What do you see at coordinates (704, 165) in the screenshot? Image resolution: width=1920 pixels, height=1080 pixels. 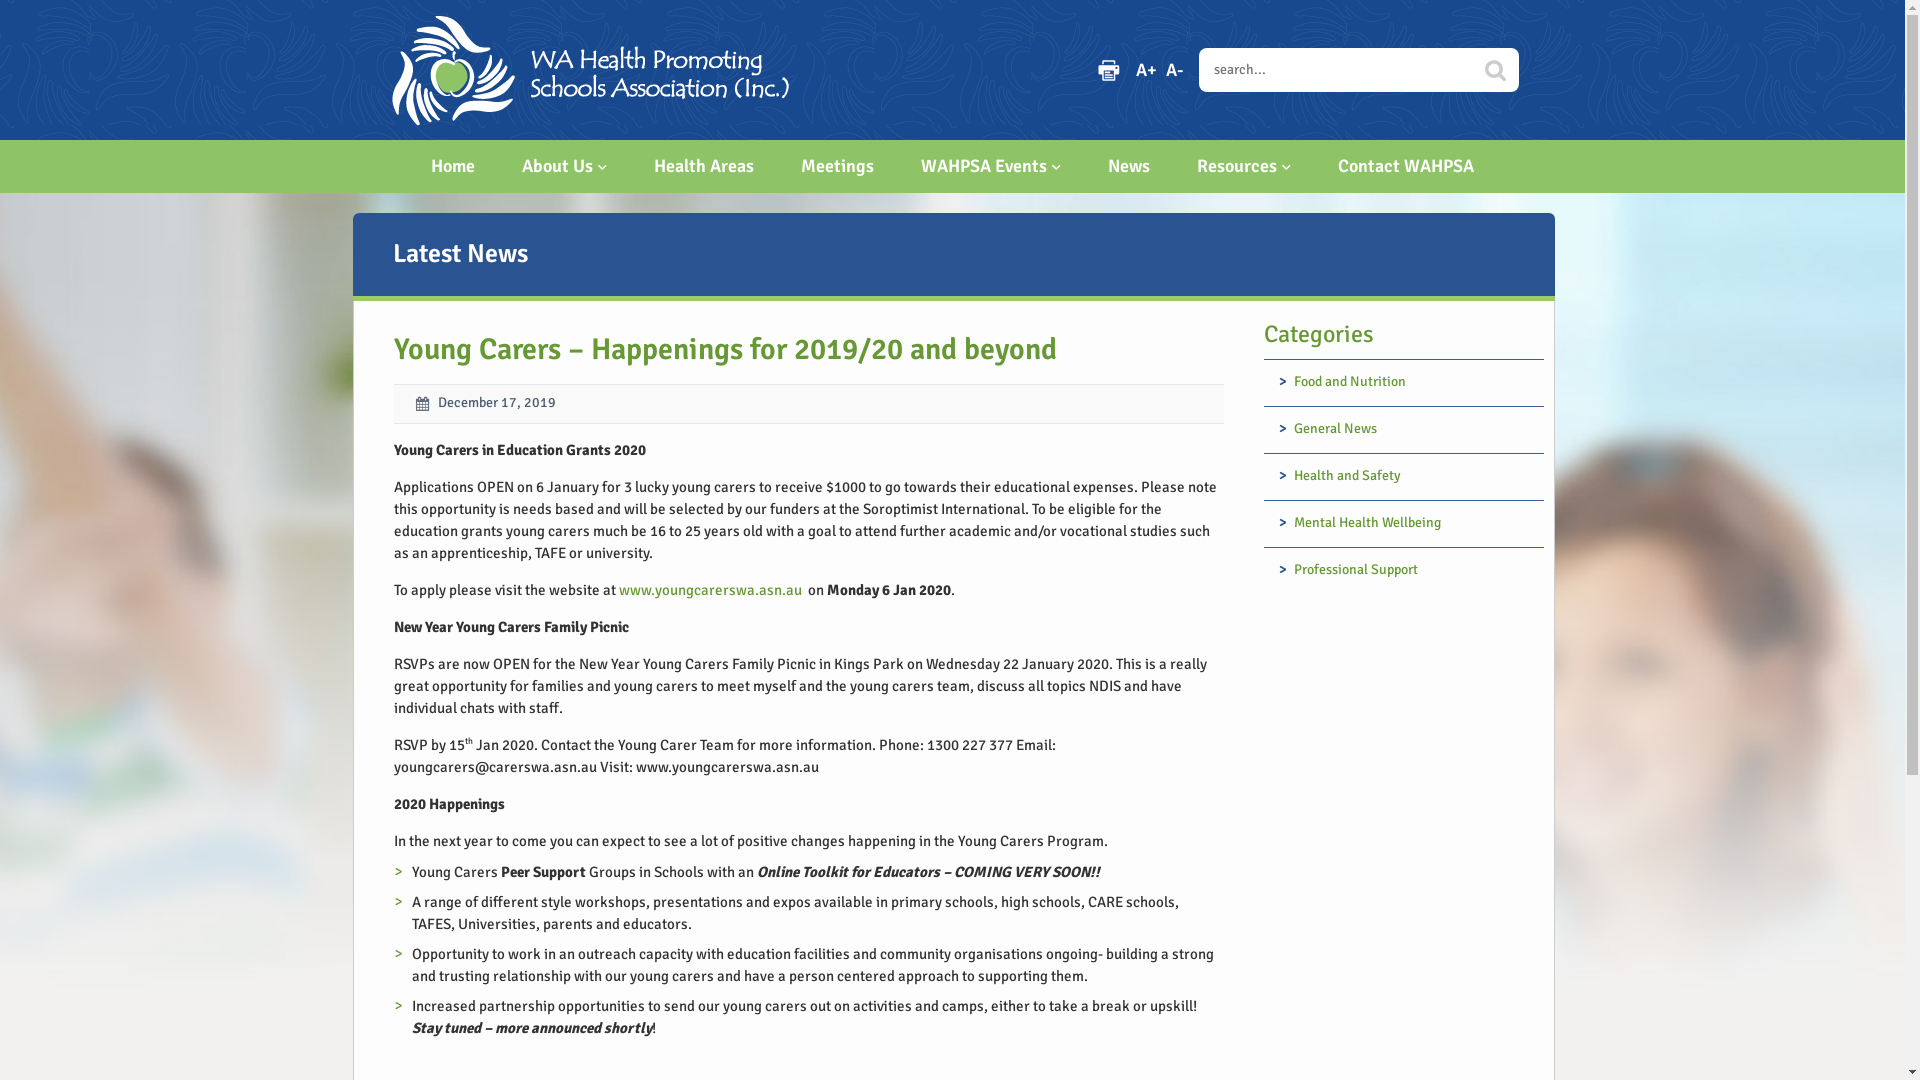 I see `'Health Areas'` at bounding box center [704, 165].